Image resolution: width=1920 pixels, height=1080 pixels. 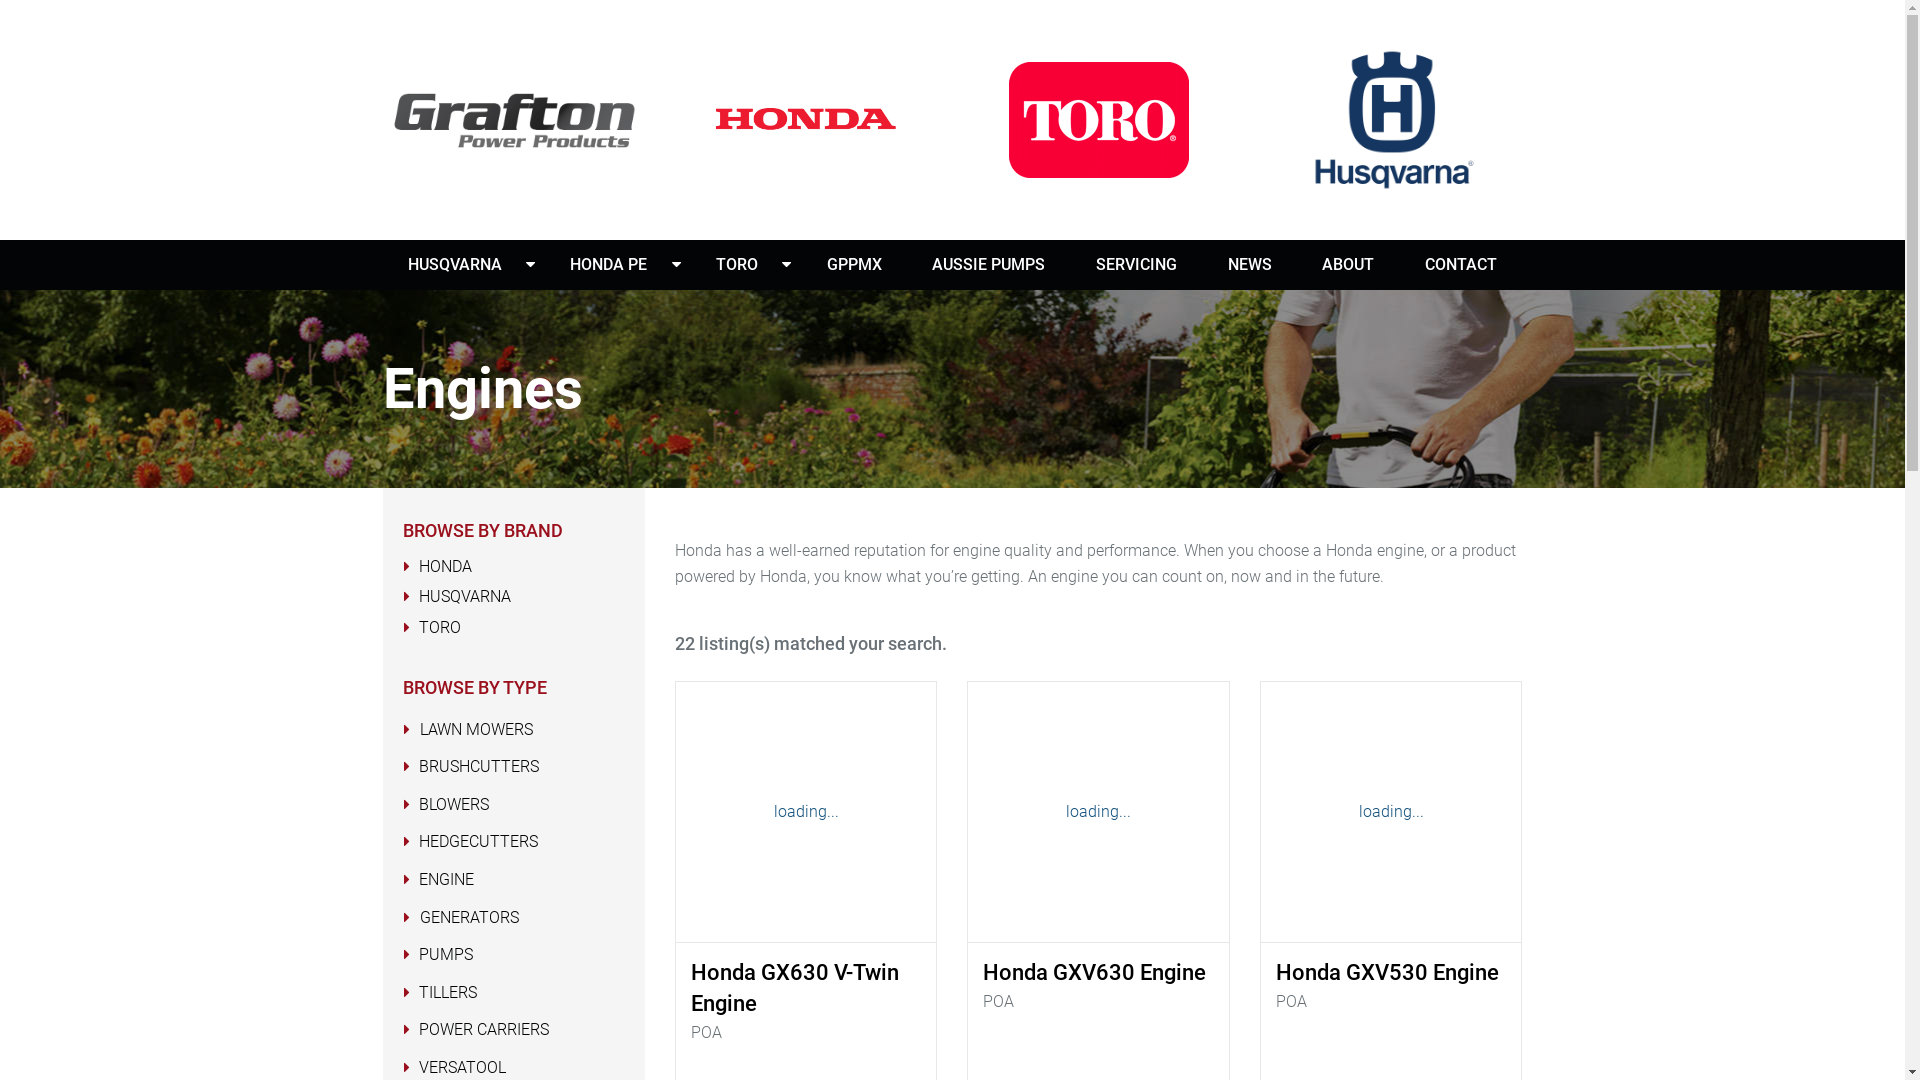 I want to click on 'HEDGECUTTERS', so click(x=476, y=841).